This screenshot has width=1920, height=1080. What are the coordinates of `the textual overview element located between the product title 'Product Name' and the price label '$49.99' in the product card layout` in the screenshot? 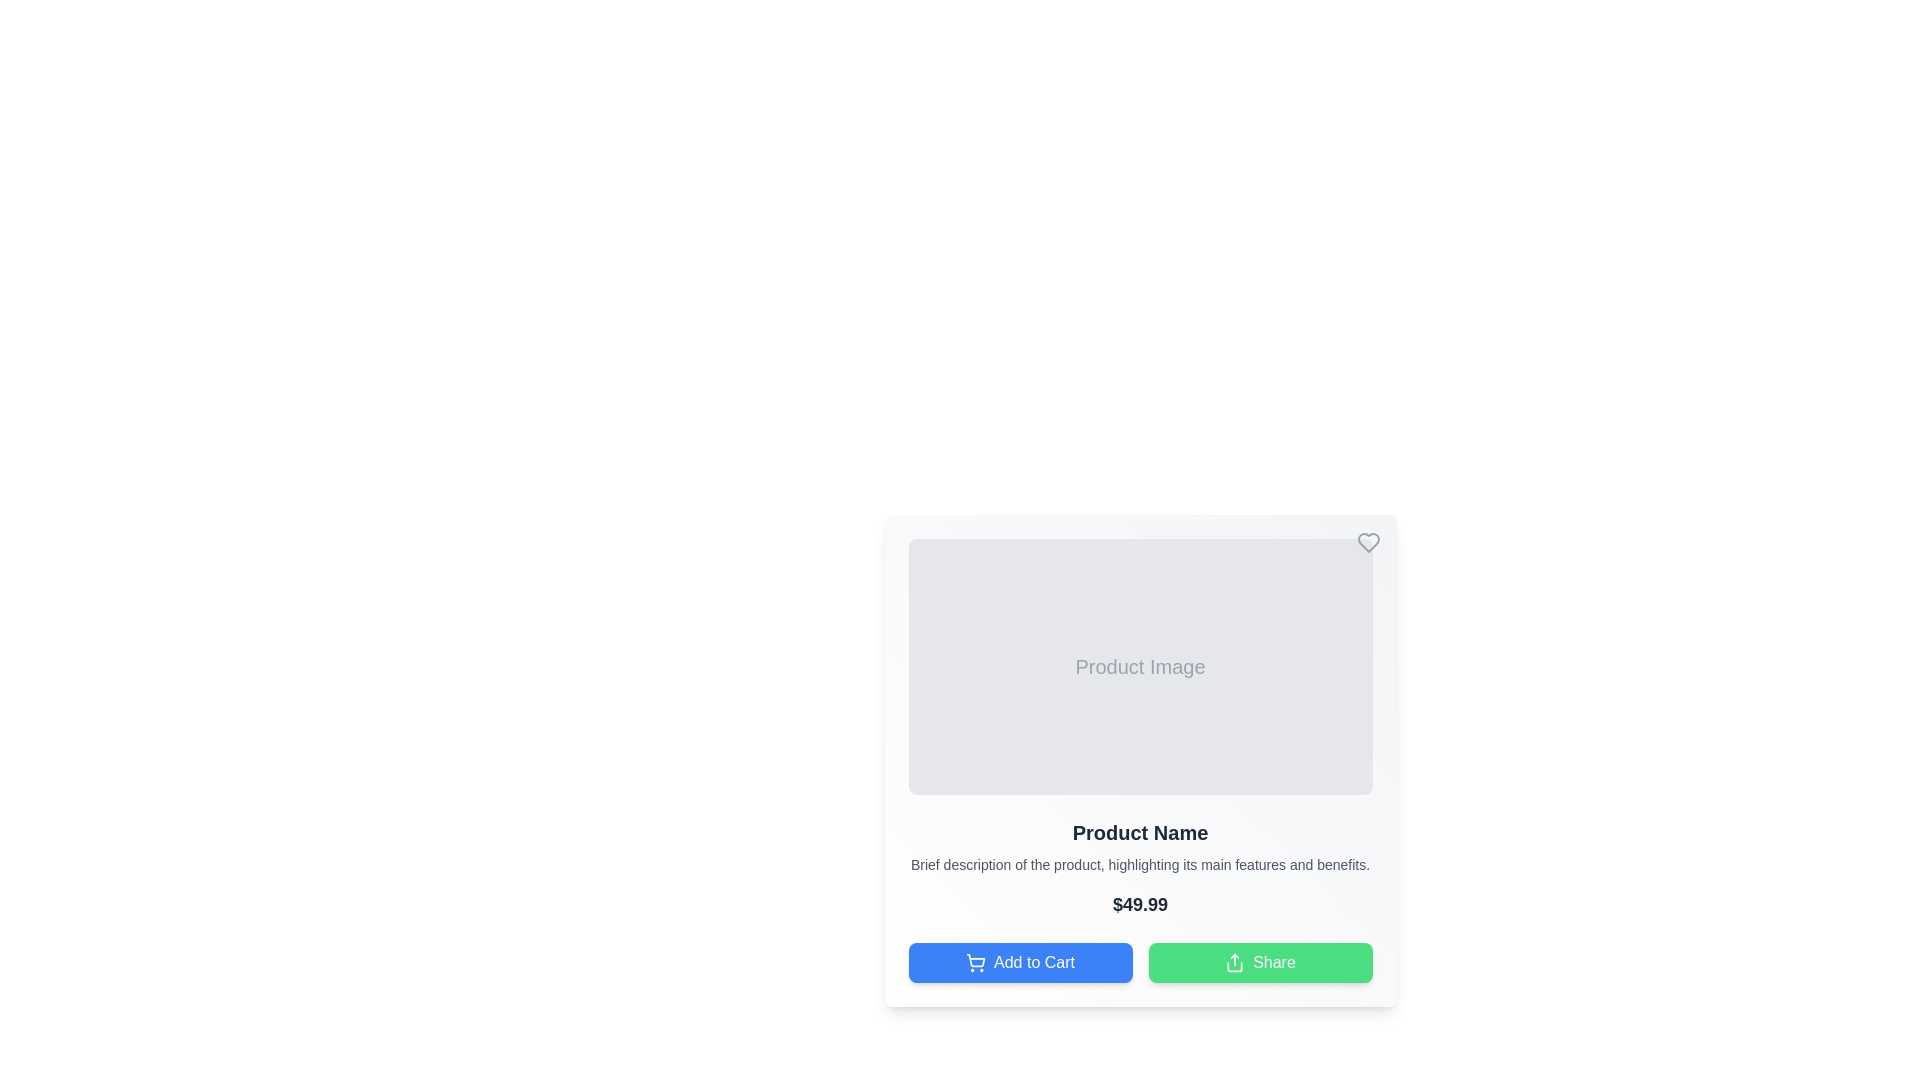 It's located at (1140, 863).